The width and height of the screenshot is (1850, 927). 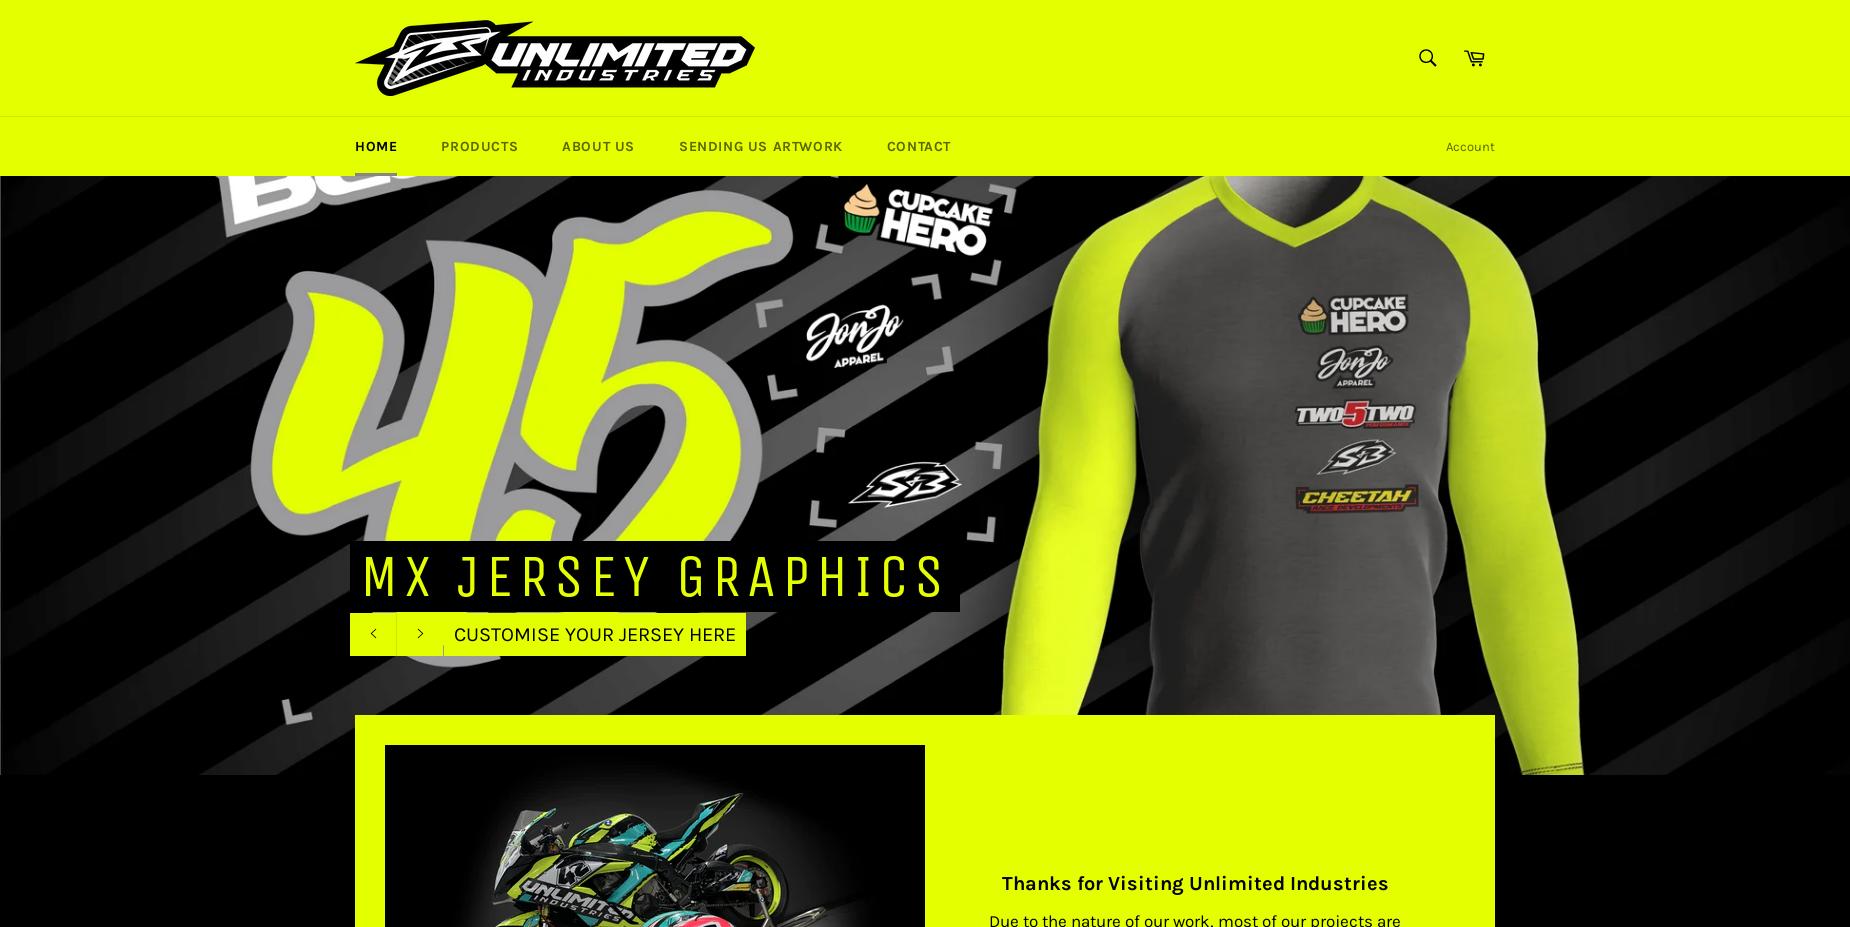 What do you see at coordinates (918, 145) in the screenshot?
I see `'Contact'` at bounding box center [918, 145].